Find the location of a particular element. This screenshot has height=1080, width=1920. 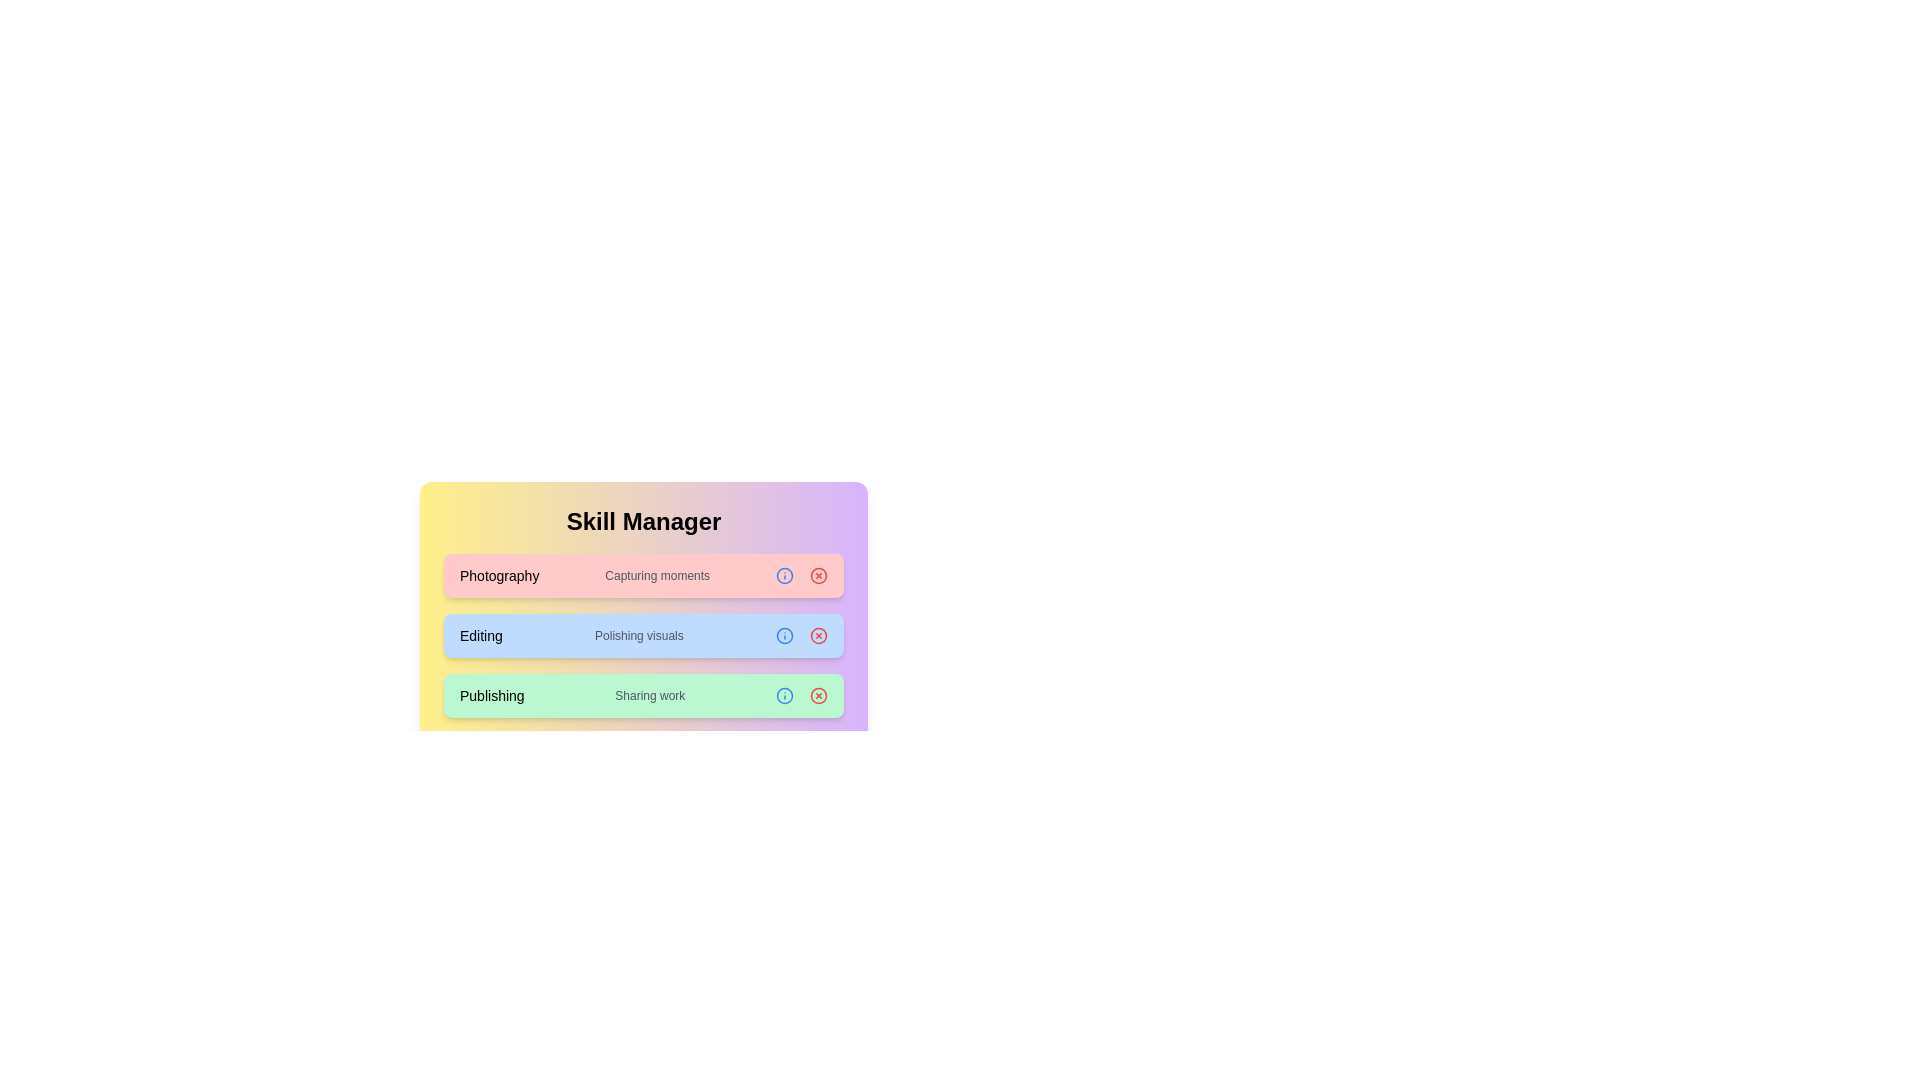

the text content of the chip labeled Editing is located at coordinates (481, 636).